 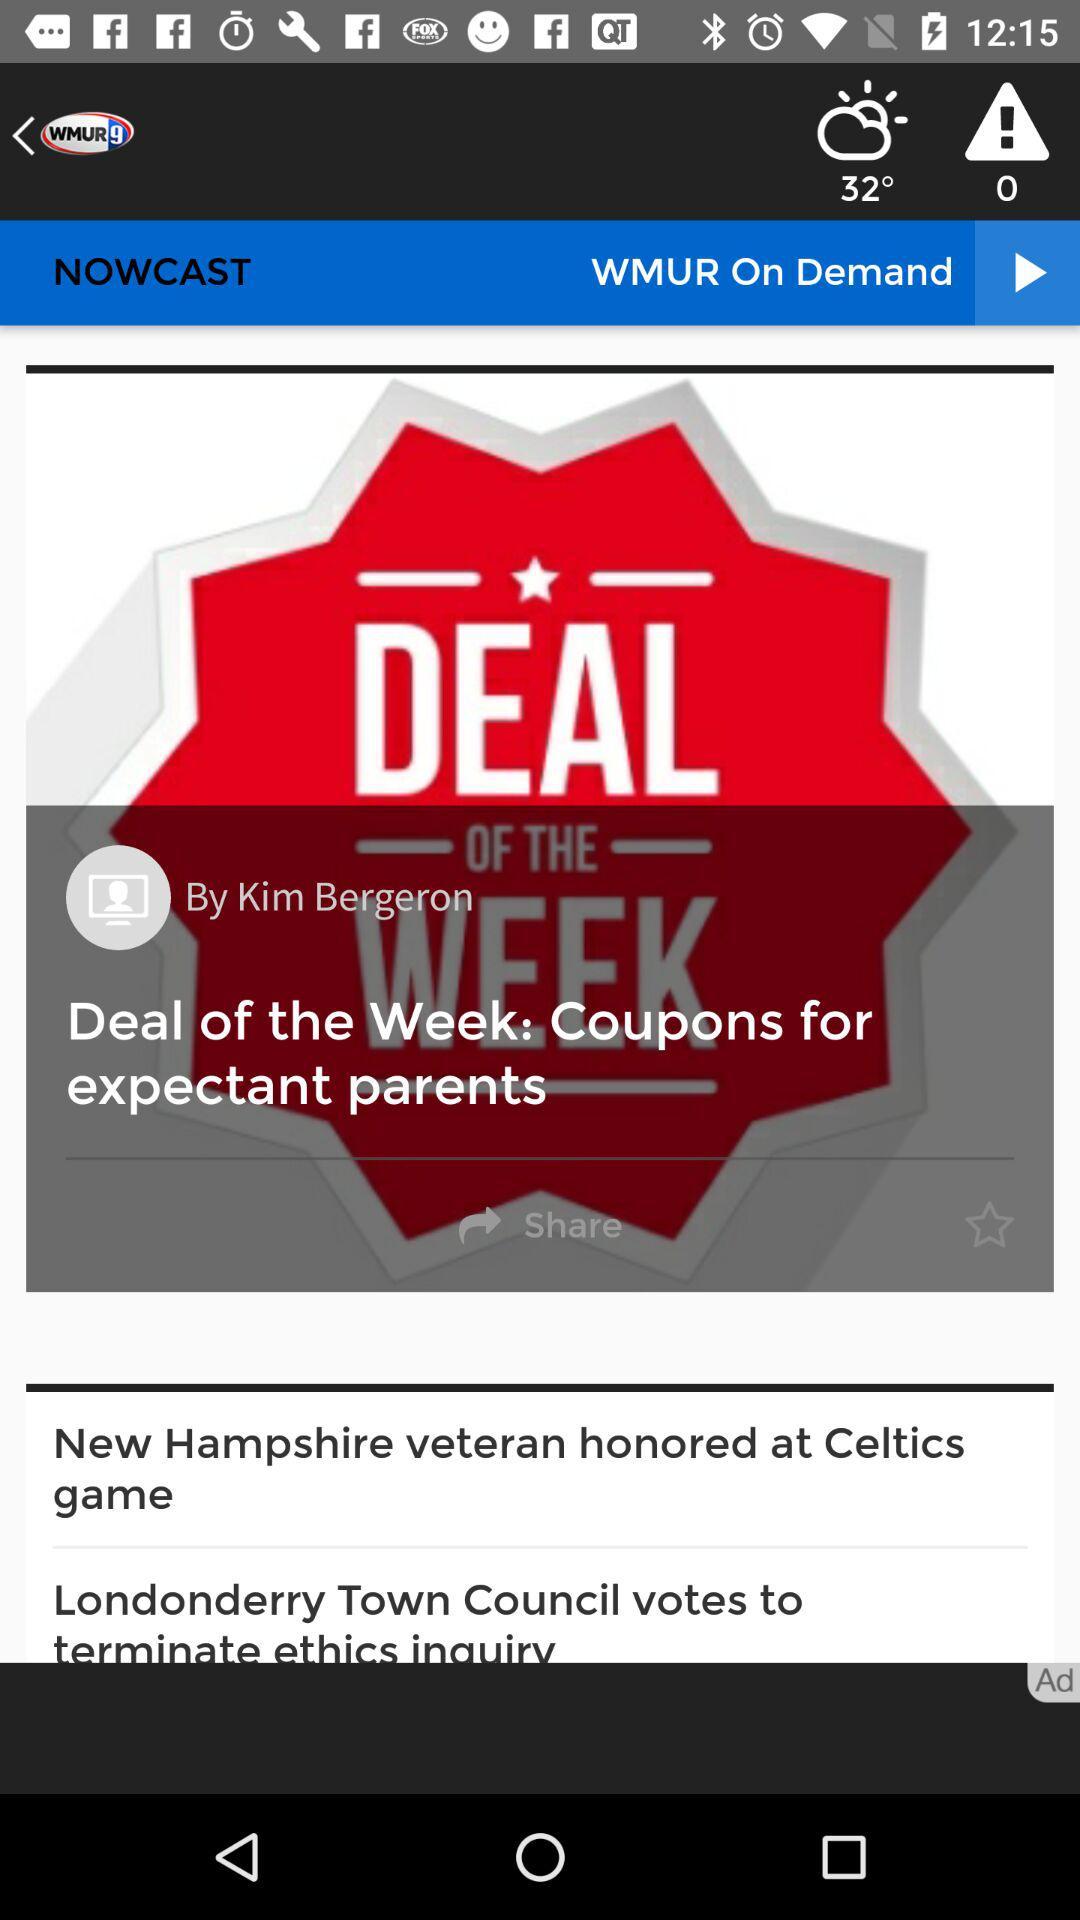 I want to click on the by kim bergeron icon, so click(x=328, y=896).